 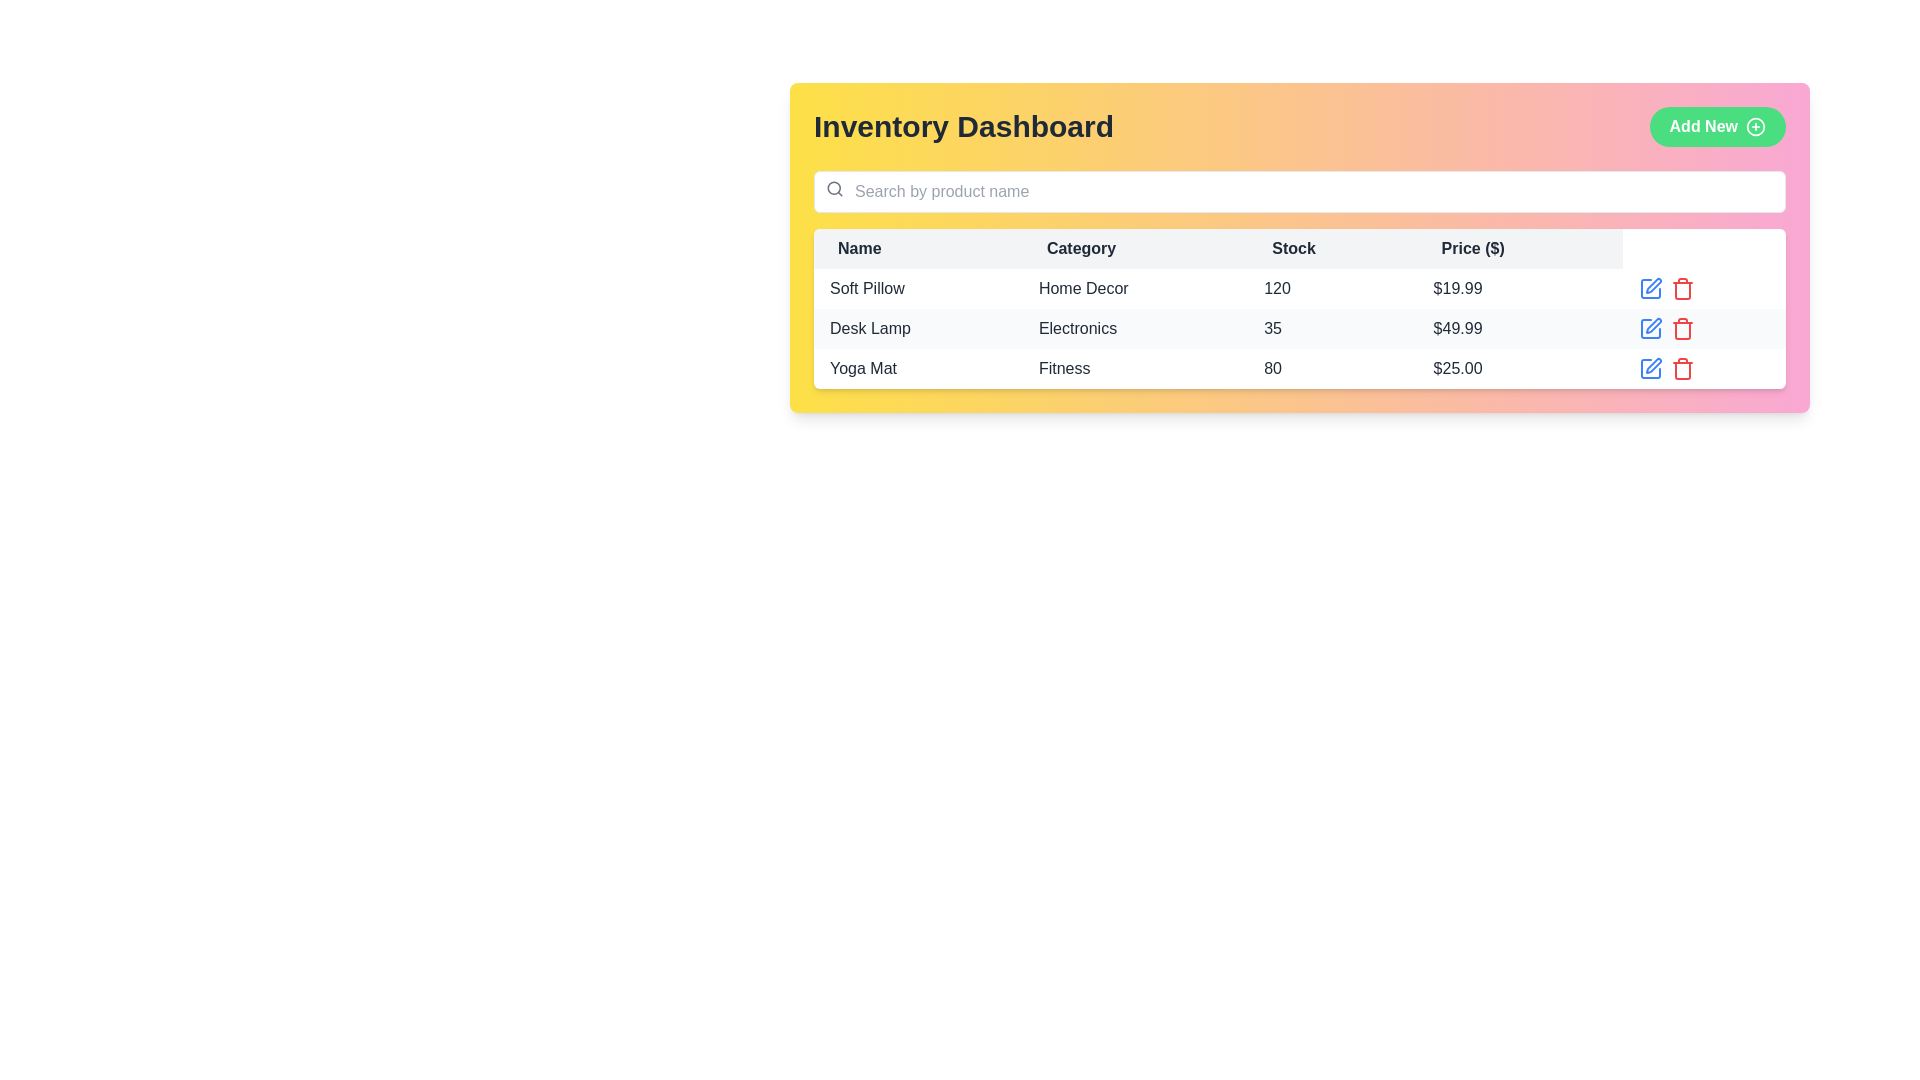 I want to click on the text displaying the value '35' in the 'Stock' column of the inventory table for 'Desk Lamp', so click(x=1332, y=327).